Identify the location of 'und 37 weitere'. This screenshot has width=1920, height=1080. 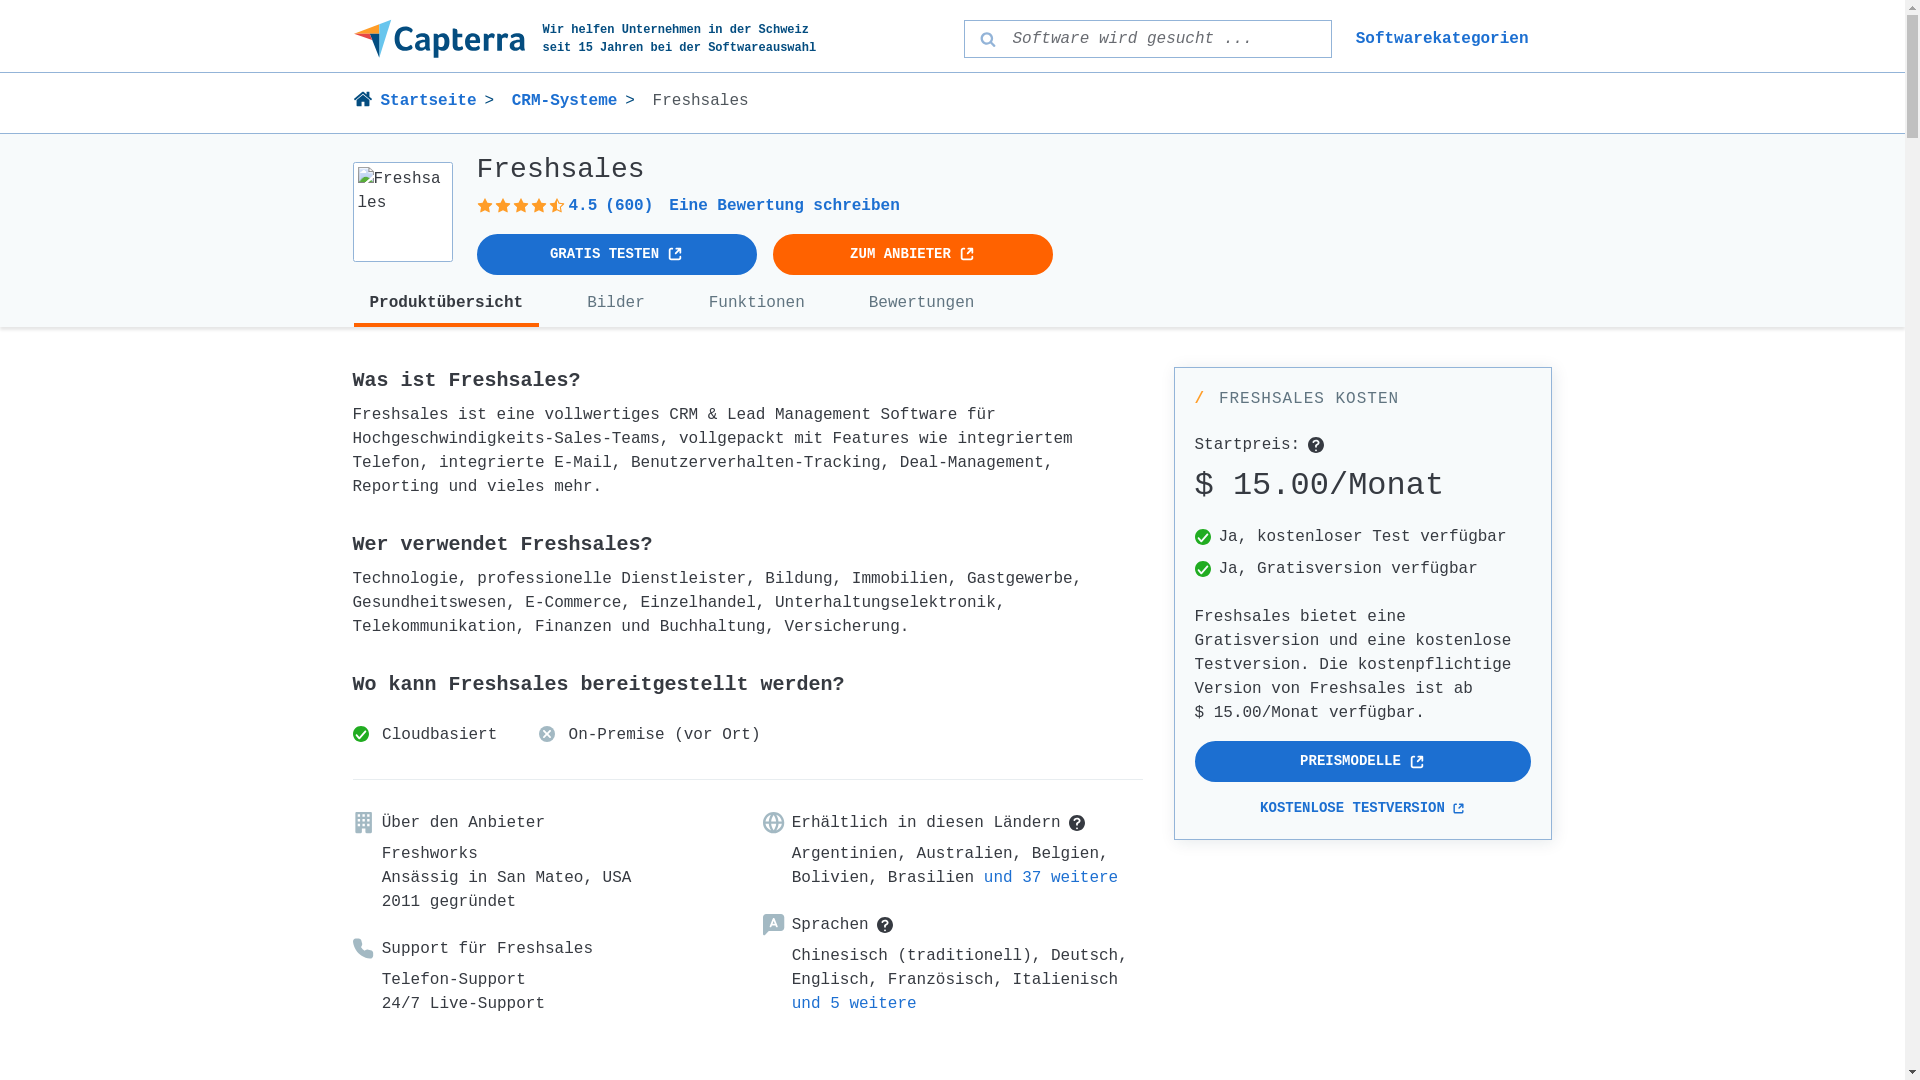
(1050, 877).